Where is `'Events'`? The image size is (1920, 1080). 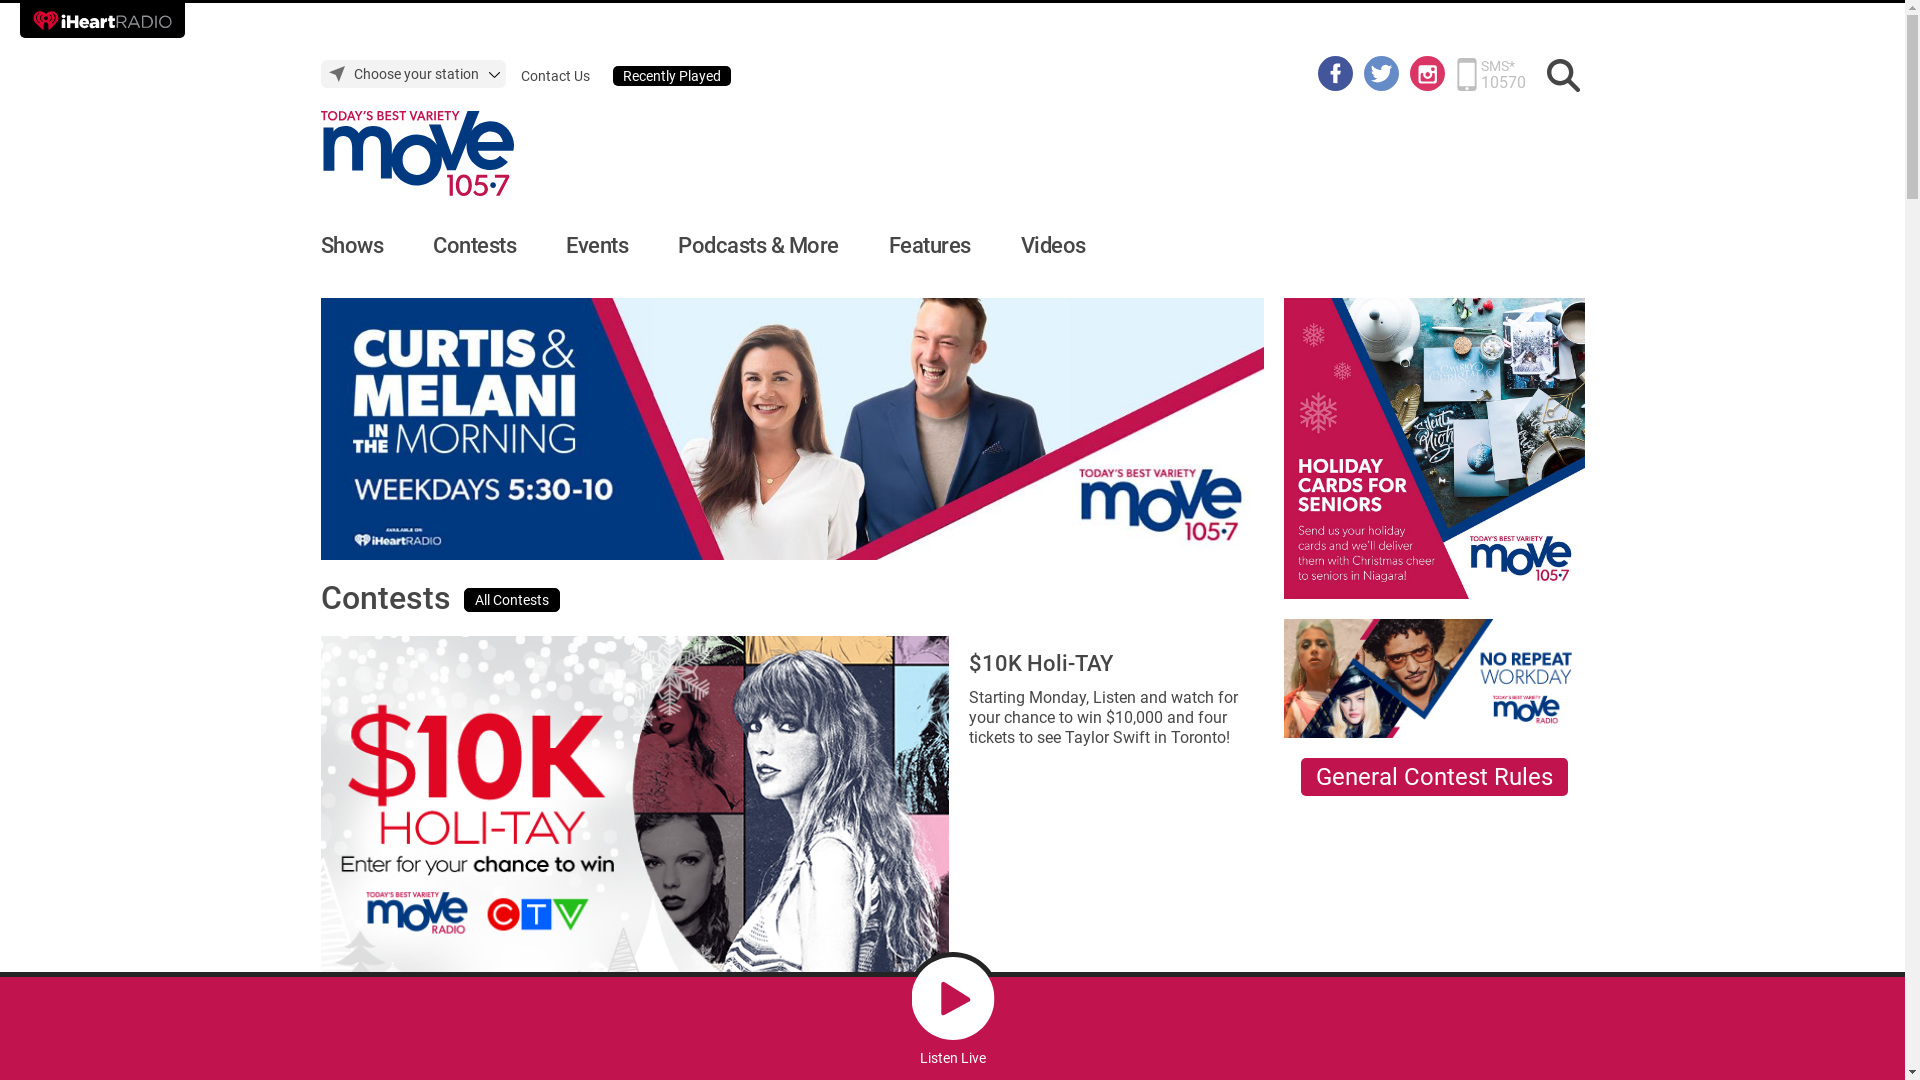
'Events' is located at coordinates (595, 245).